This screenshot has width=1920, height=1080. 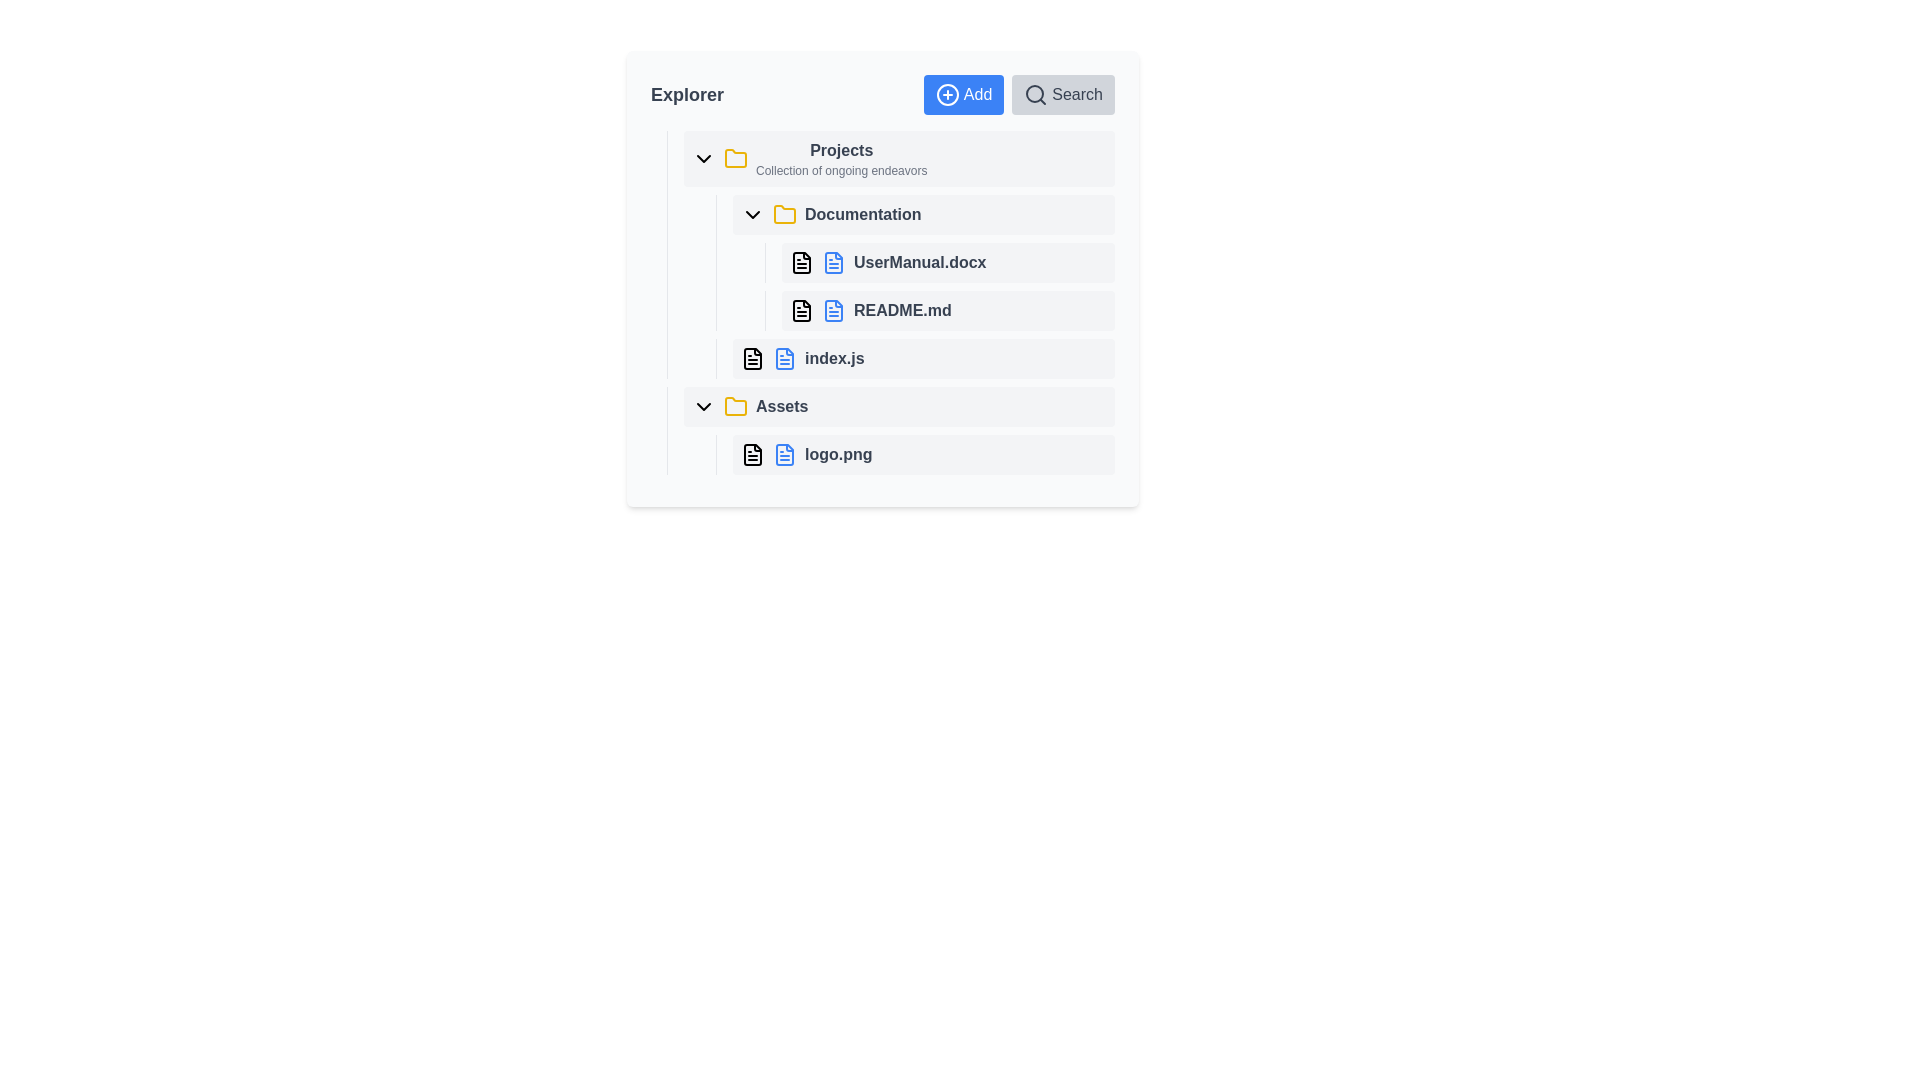 I want to click on the 'UserManual.docx' file entry, so click(x=939, y=261).